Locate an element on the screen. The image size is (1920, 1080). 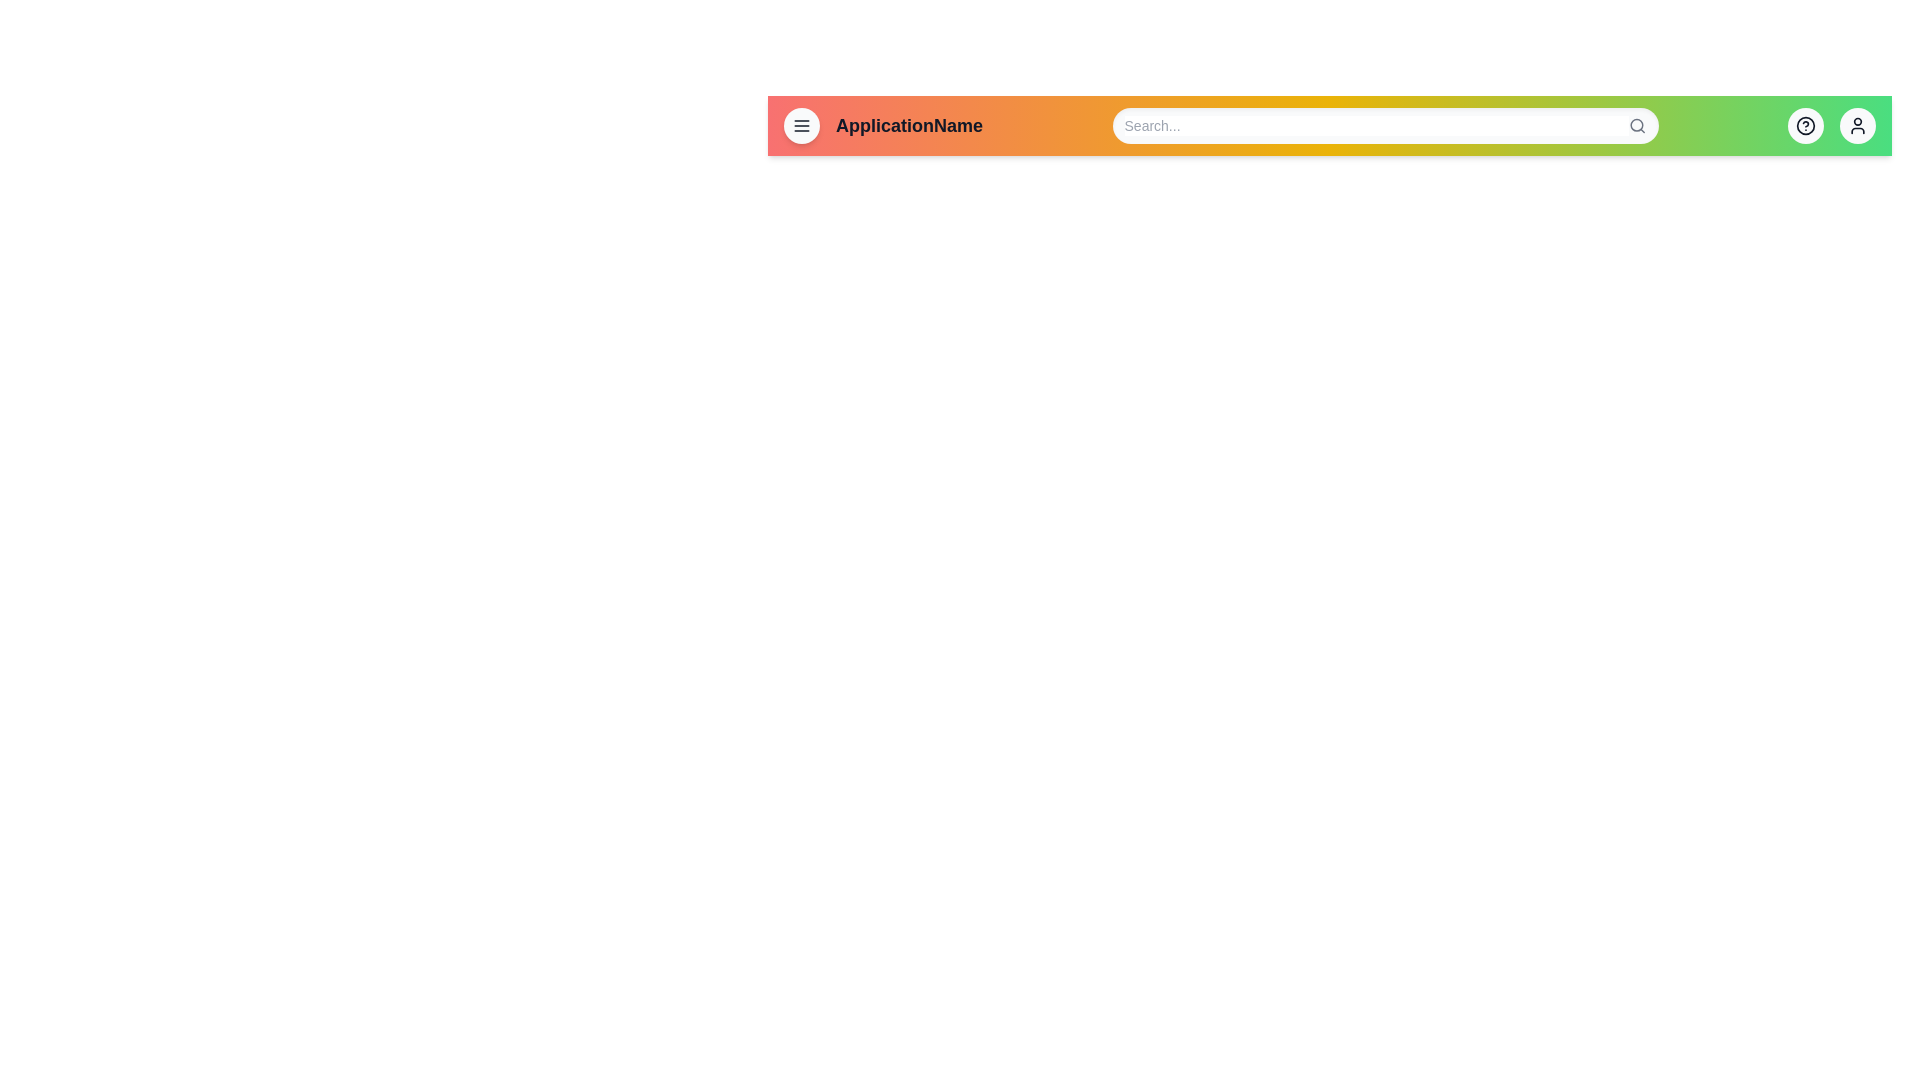
the user profile icon to view or edit profile settings is located at coordinates (1856, 126).